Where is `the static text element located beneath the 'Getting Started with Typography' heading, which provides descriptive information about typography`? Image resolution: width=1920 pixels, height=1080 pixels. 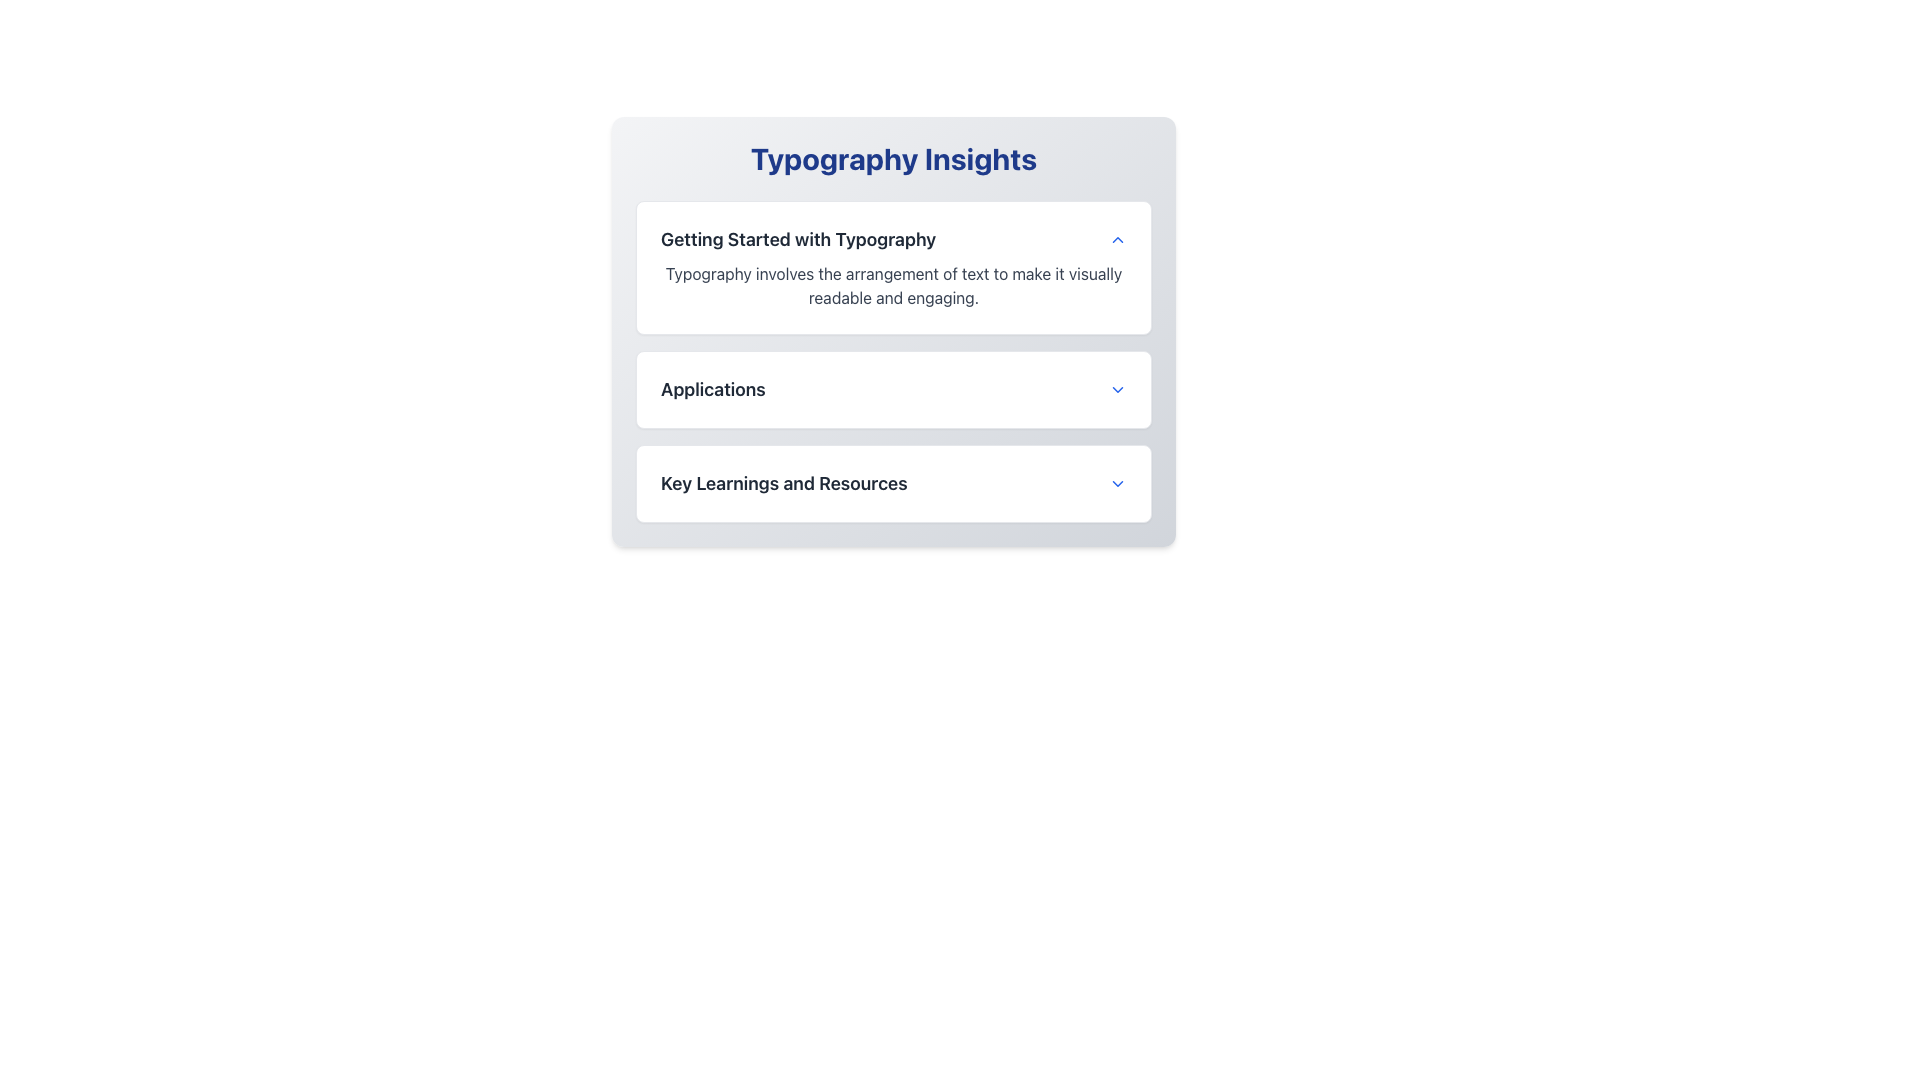 the static text element located beneath the 'Getting Started with Typography' heading, which provides descriptive information about typography is located at coordinates (892, 285).